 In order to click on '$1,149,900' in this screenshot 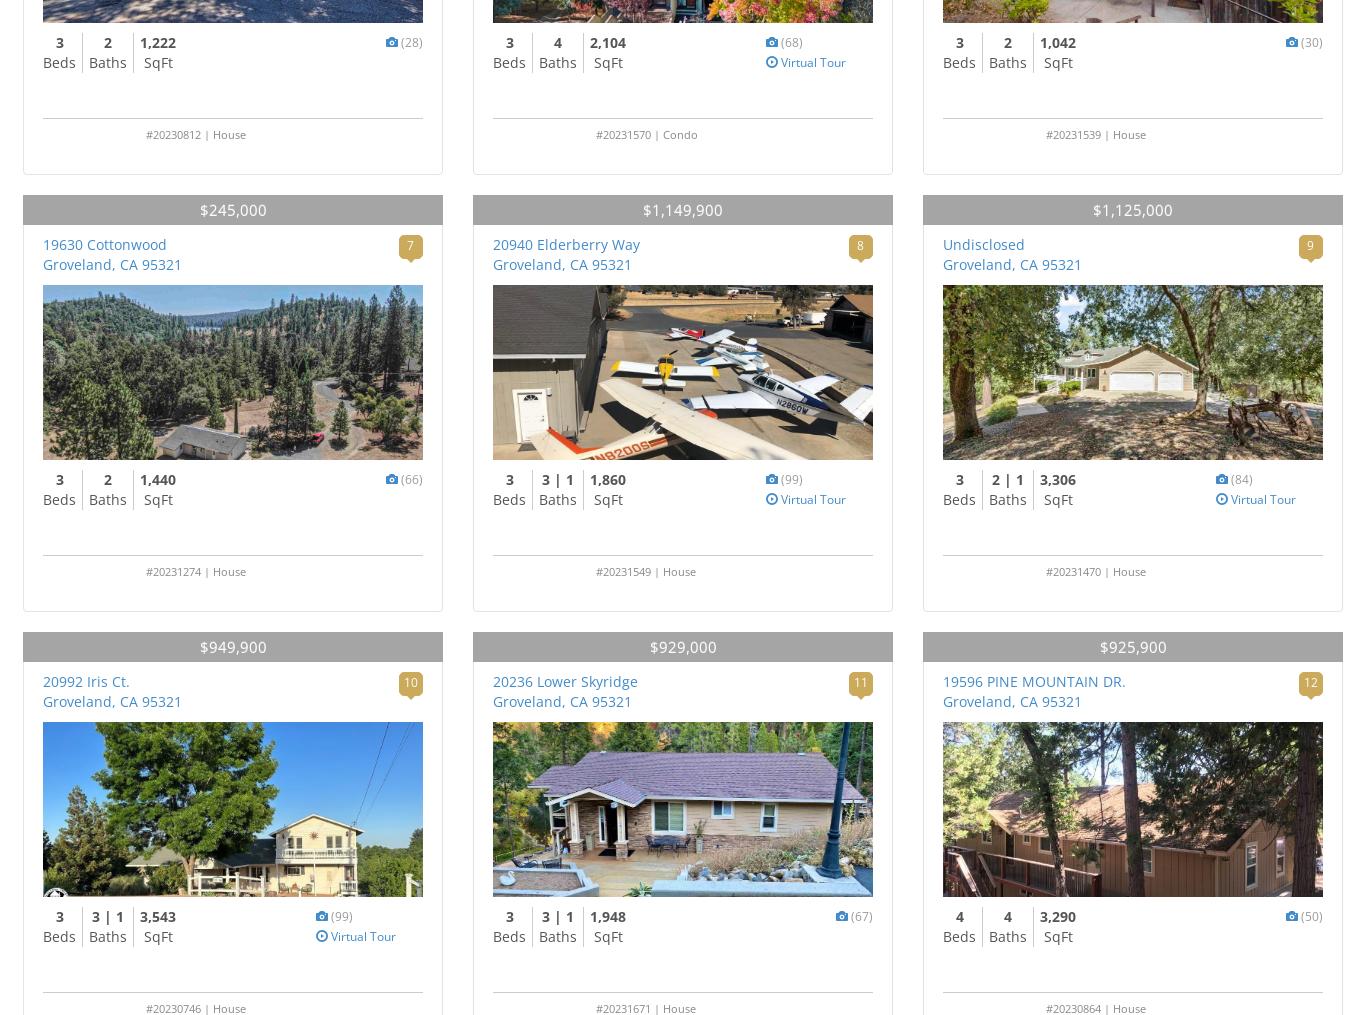, I will do `click(683, 209)`.